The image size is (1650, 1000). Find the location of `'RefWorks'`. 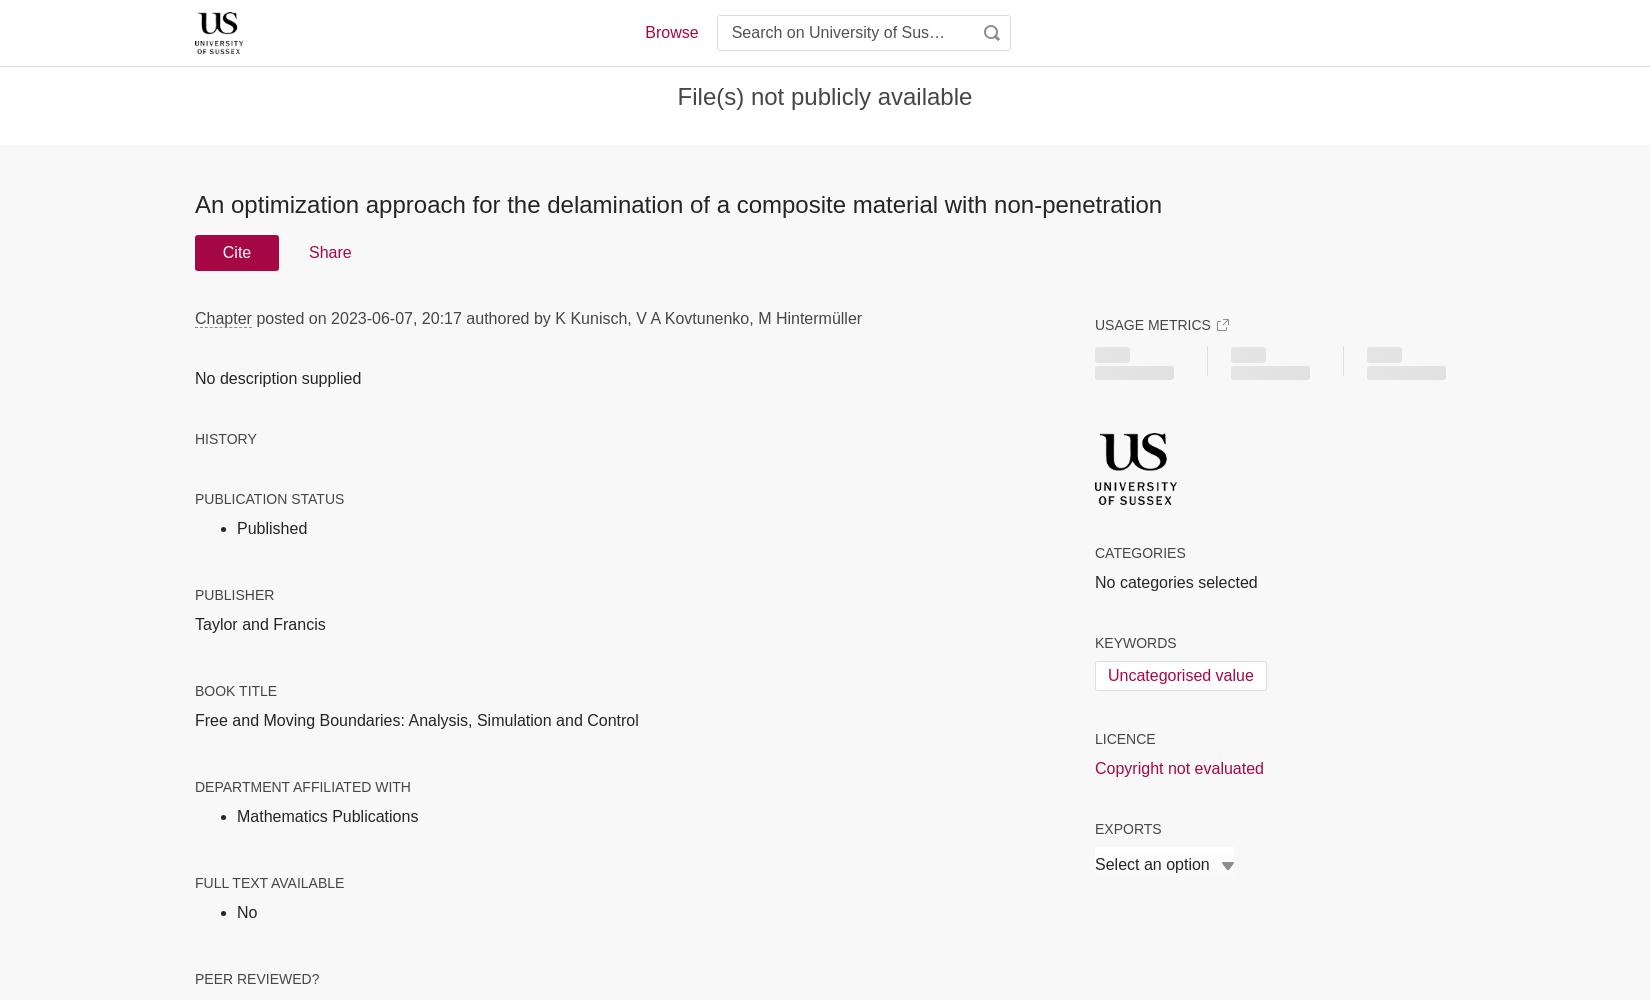

'RefWorks' is located at coordinates (1114, 882).